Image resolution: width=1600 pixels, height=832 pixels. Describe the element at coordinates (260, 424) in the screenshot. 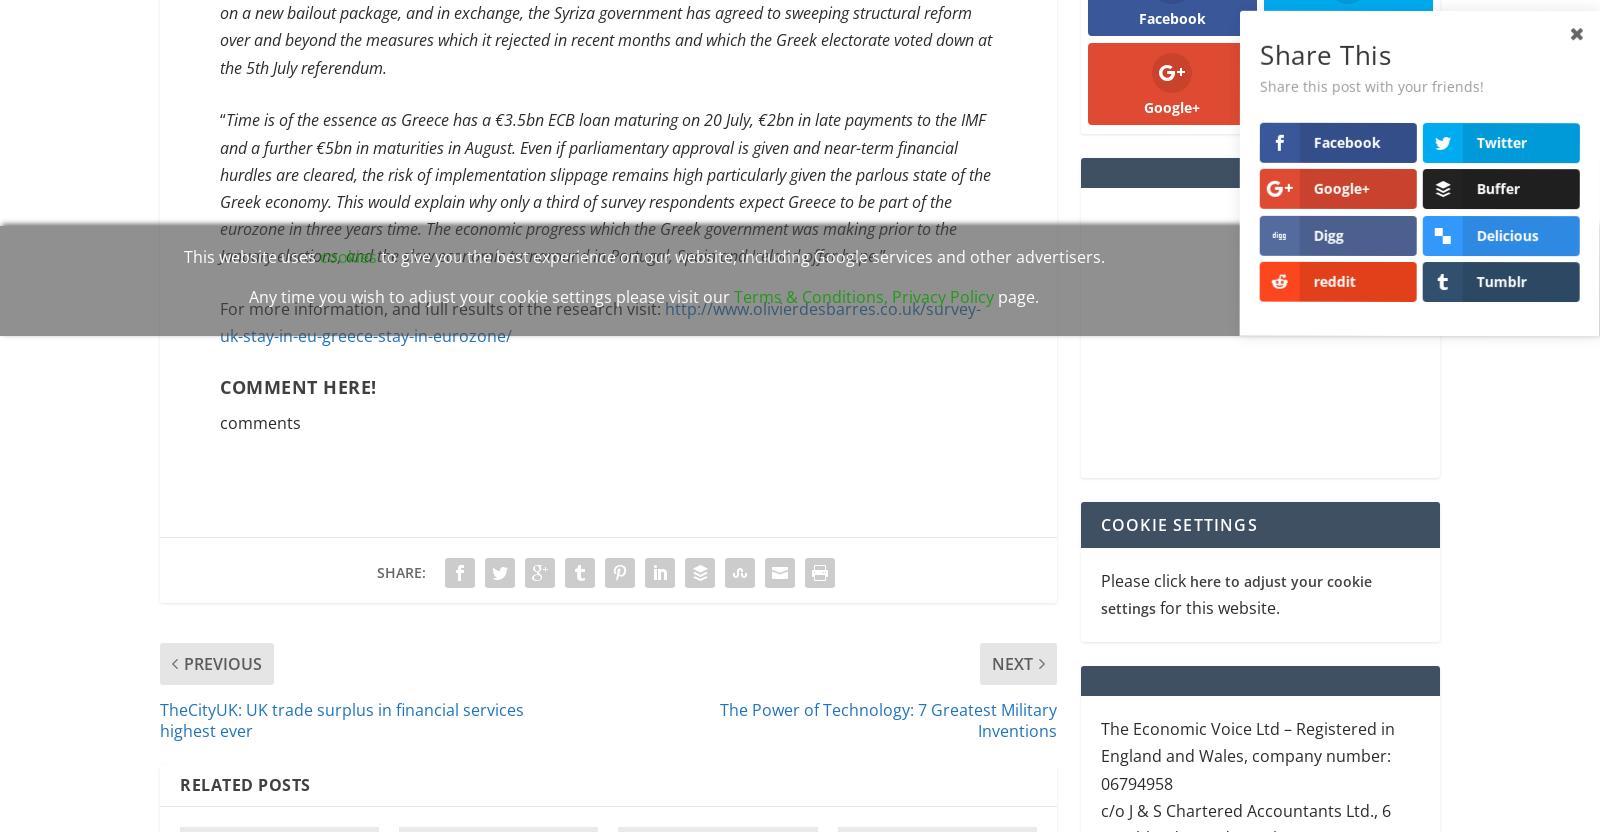

I see `'comments'` at that location.